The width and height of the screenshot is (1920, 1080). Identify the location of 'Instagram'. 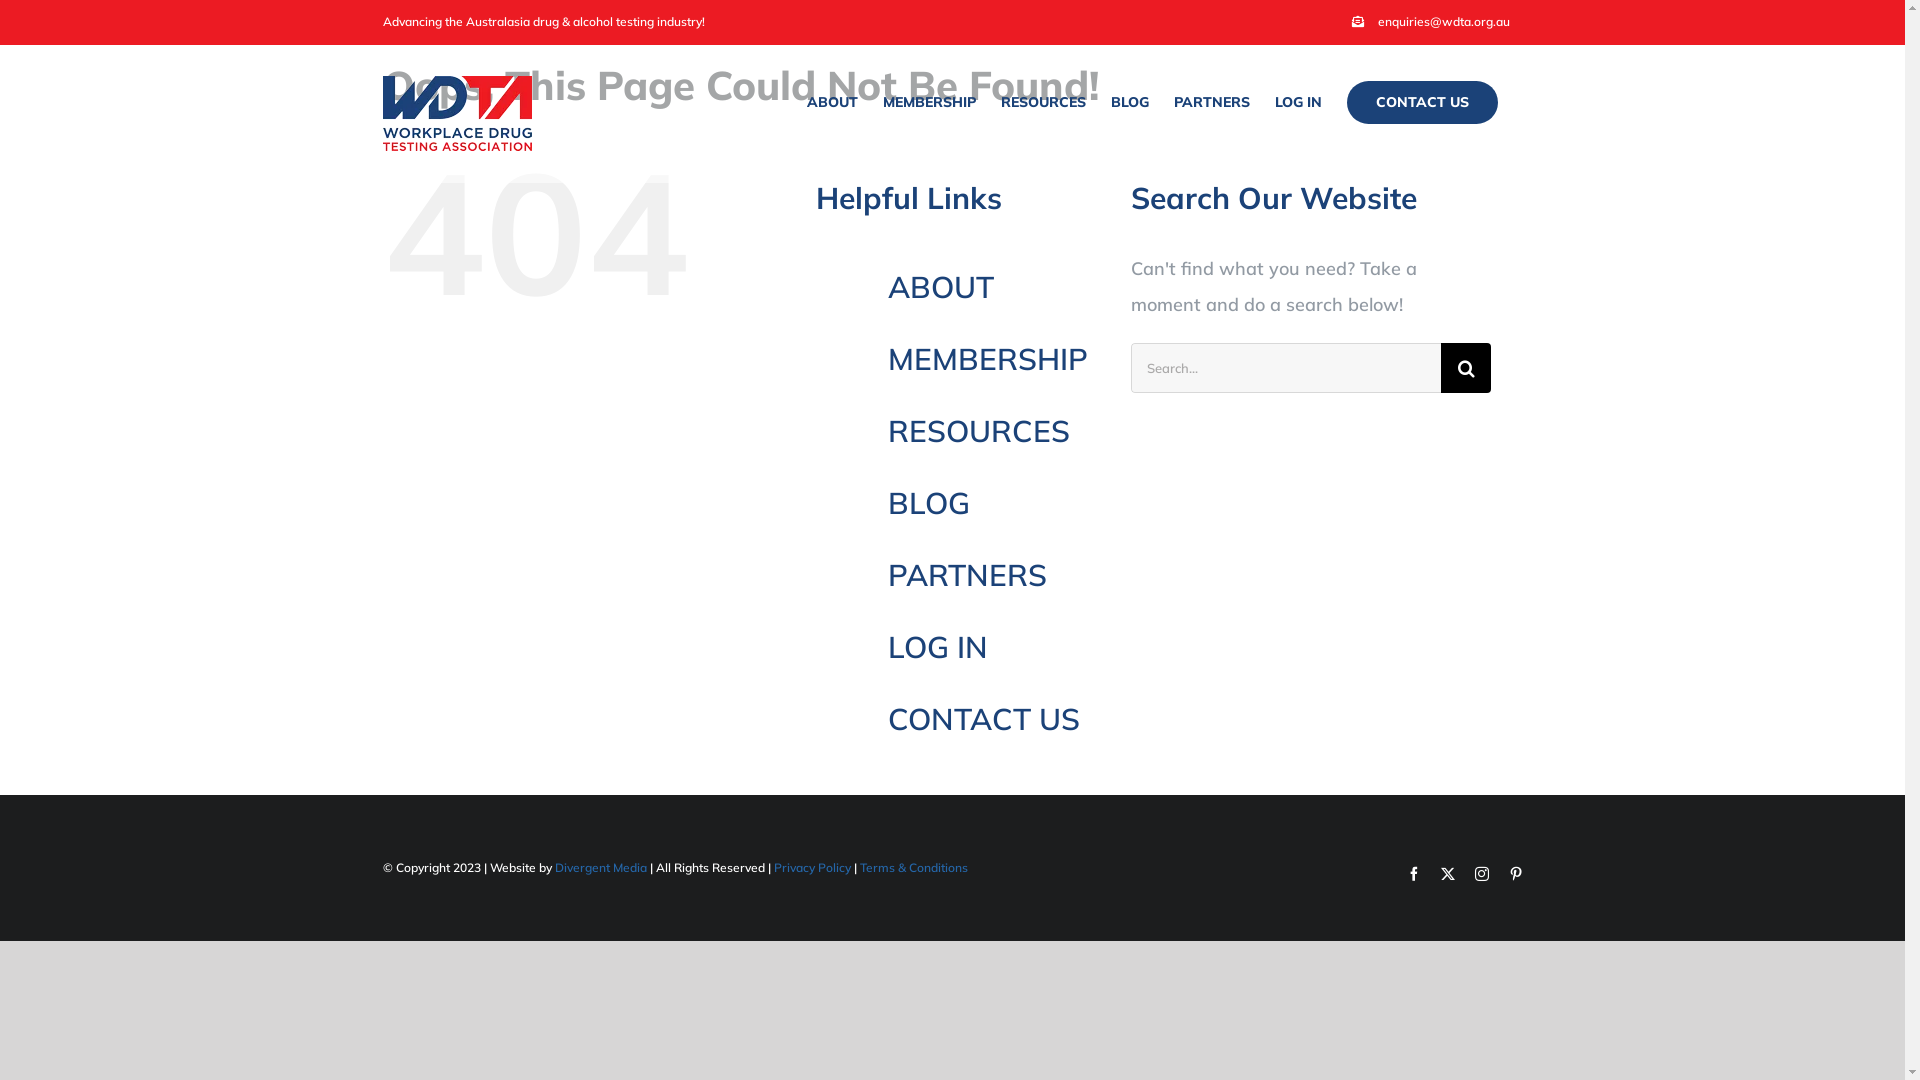
(1481, 873).